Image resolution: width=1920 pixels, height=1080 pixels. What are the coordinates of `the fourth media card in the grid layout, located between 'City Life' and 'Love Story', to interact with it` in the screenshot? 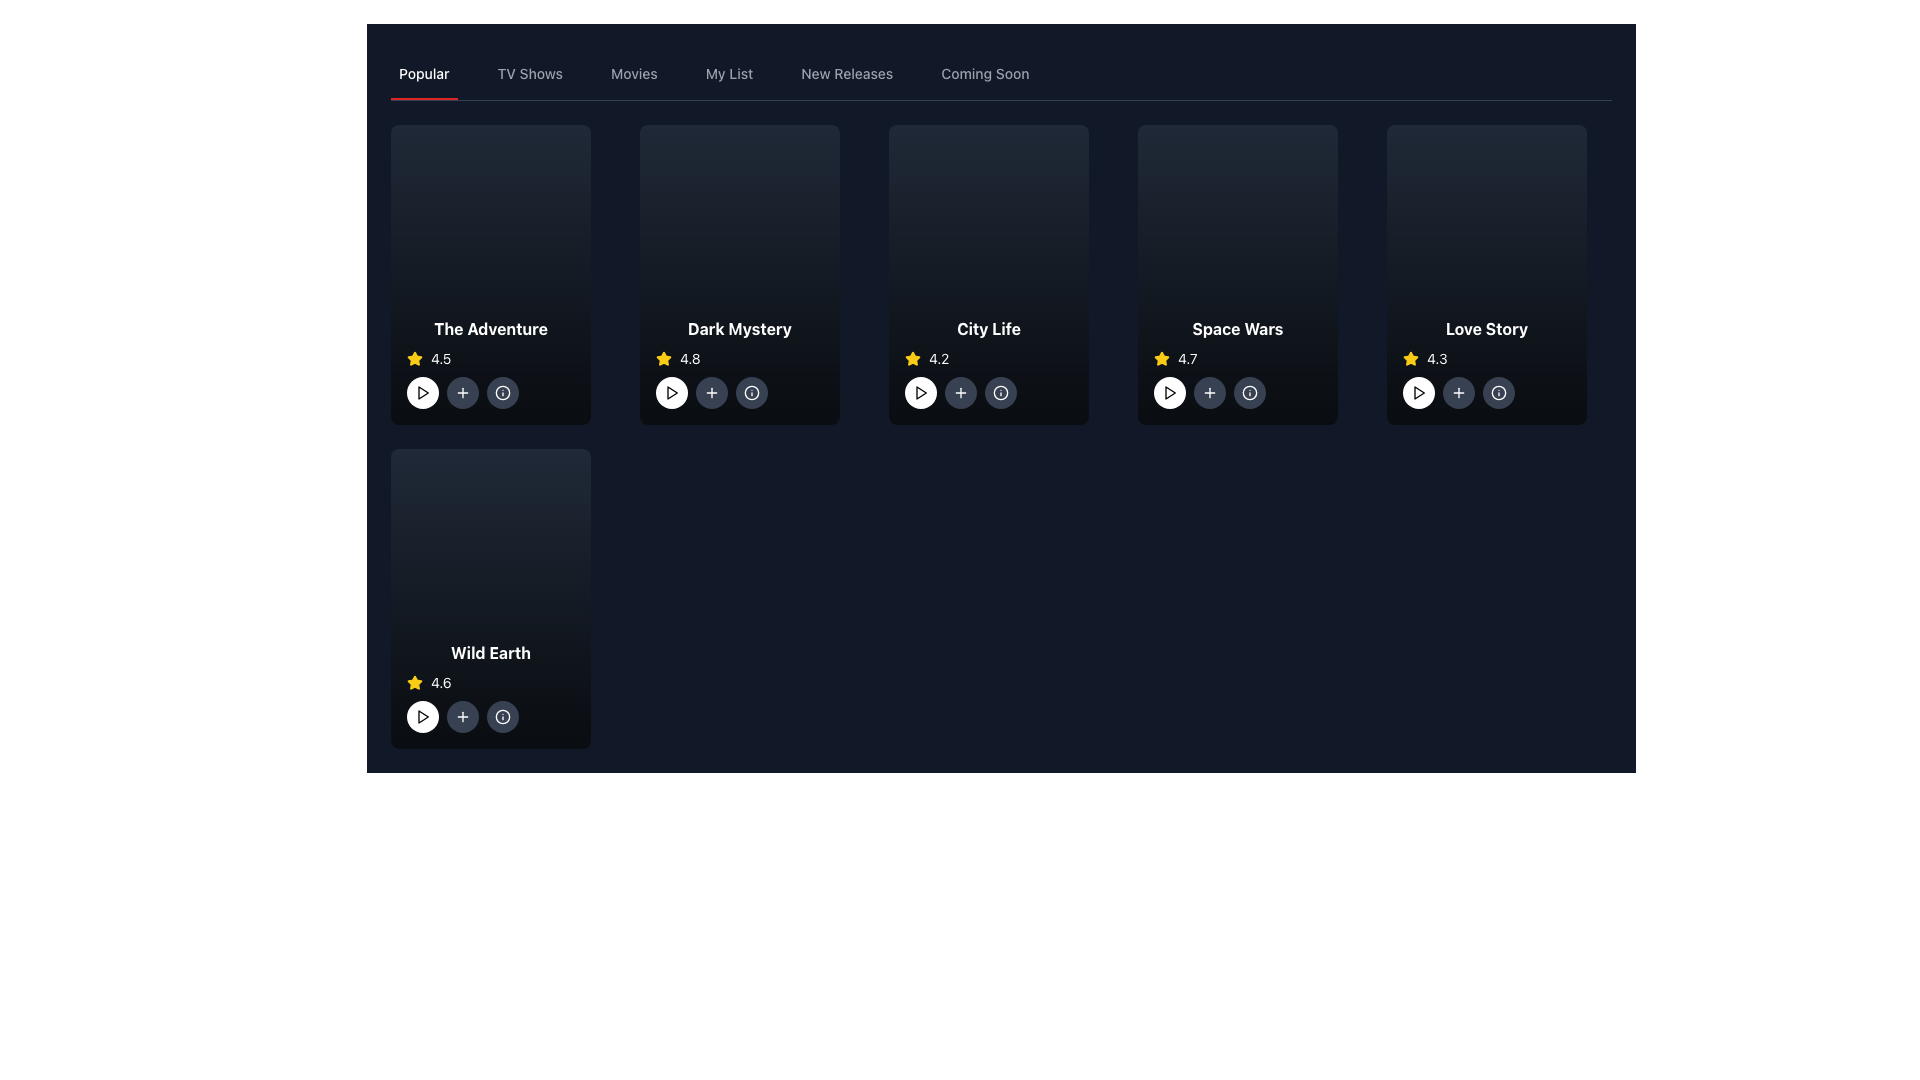 It's located at (1237, 274).